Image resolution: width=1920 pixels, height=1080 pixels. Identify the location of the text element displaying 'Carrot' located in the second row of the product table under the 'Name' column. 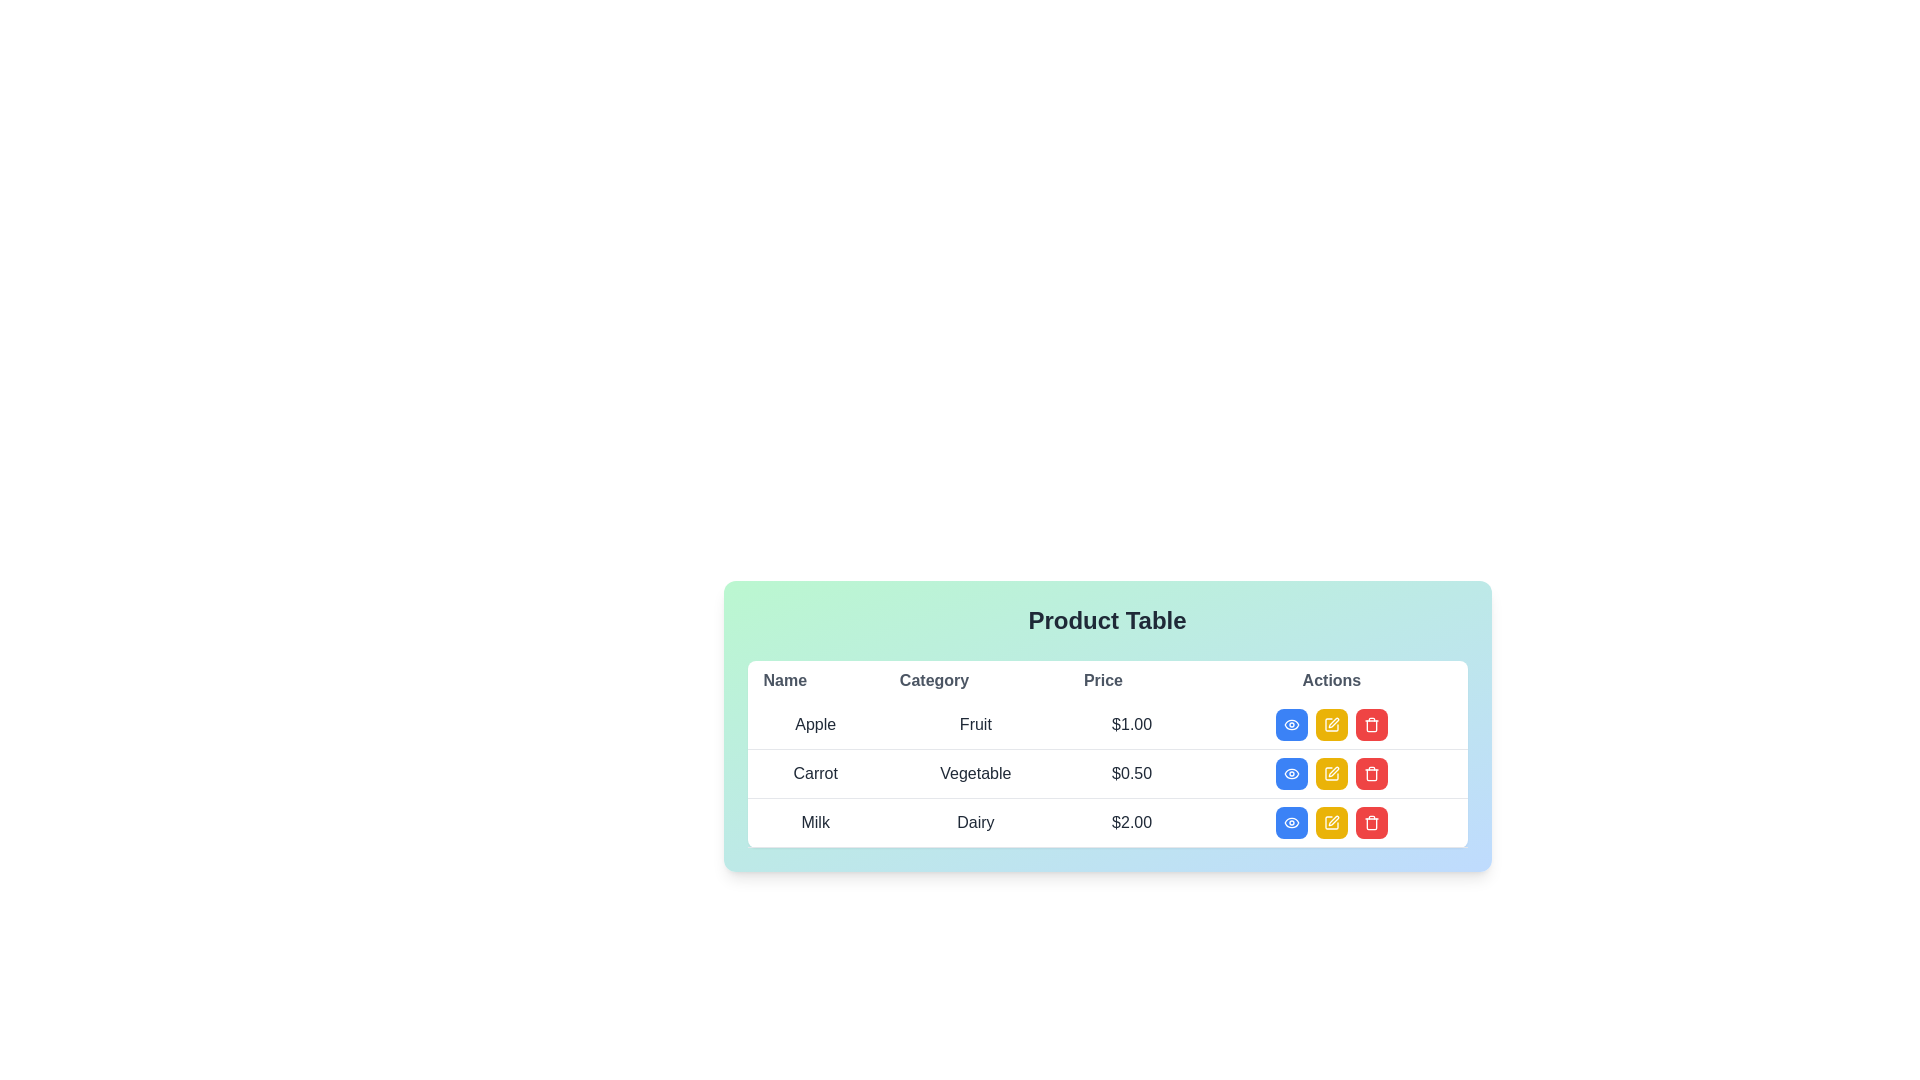
(815, 773).